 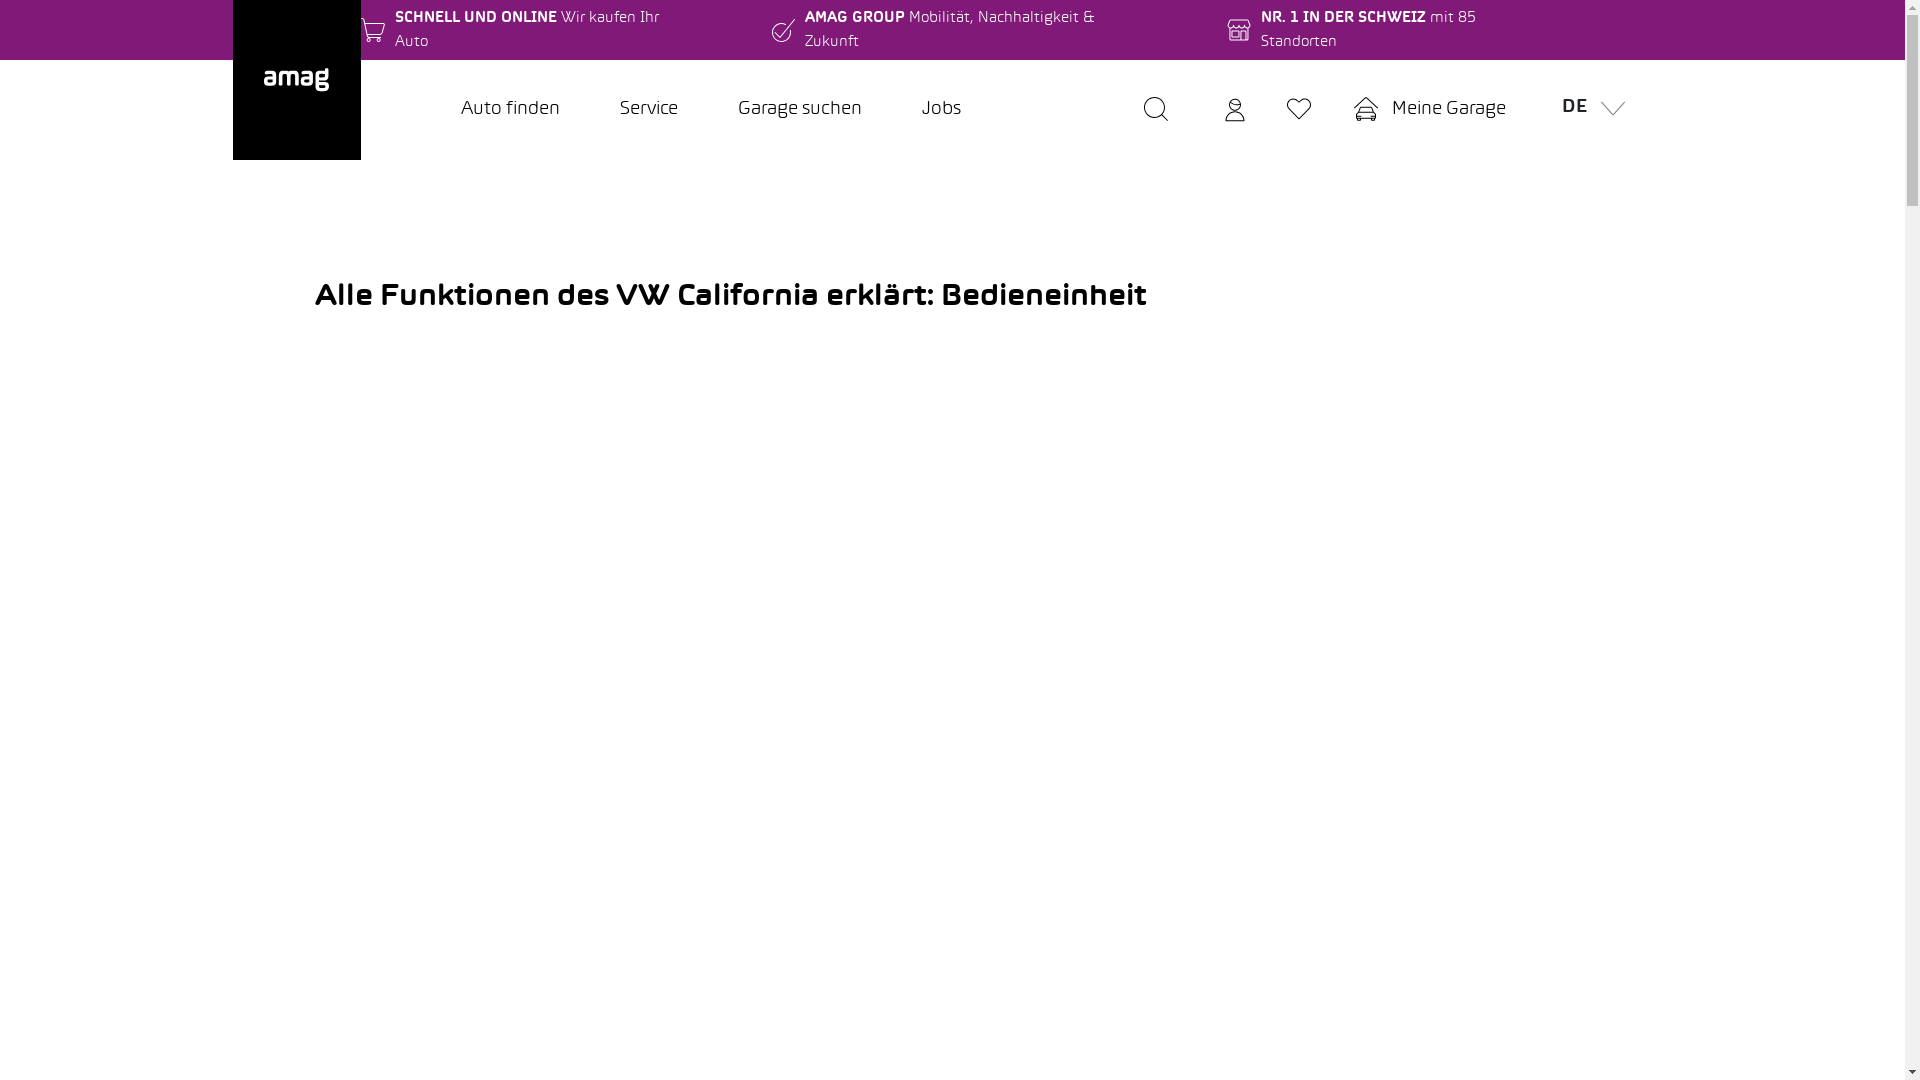 I want to click on 'NR. 1 IN DER SCHWEIZ mit 85 Standorten', so click(x=1226, y=30).